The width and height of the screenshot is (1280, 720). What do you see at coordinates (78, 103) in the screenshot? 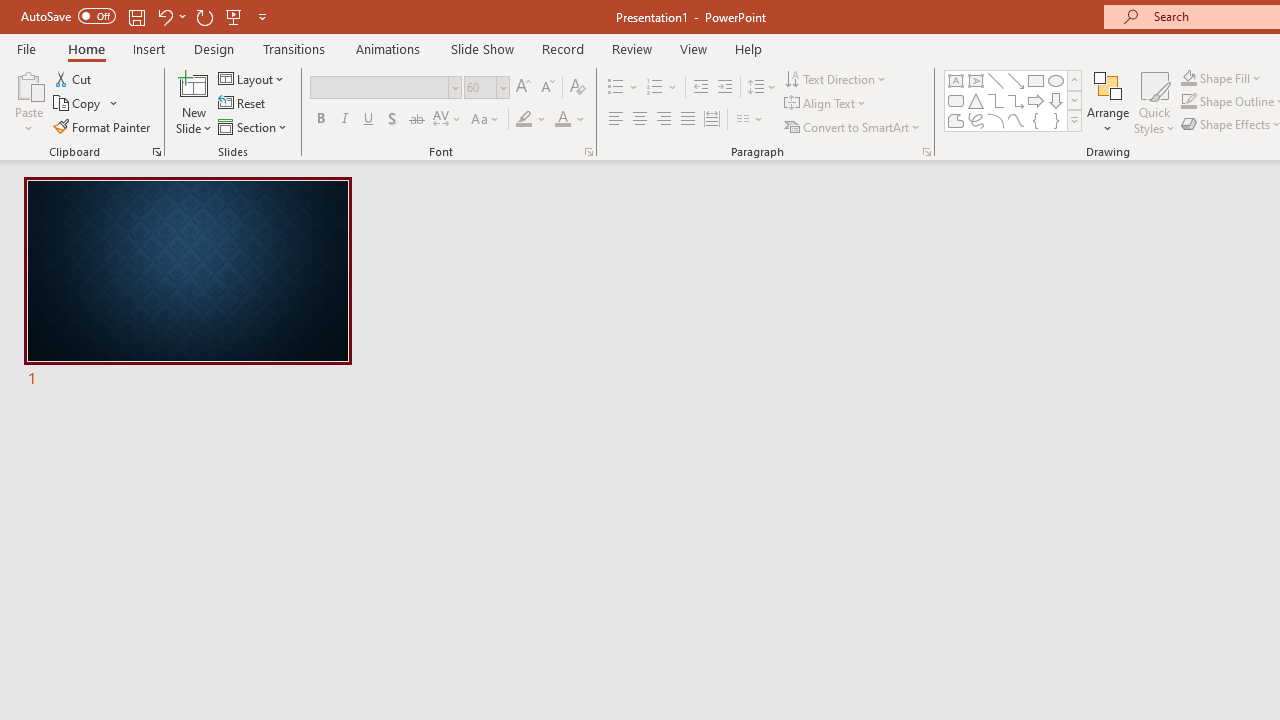
I see `'Copy'` at bounding box center [78, 103].